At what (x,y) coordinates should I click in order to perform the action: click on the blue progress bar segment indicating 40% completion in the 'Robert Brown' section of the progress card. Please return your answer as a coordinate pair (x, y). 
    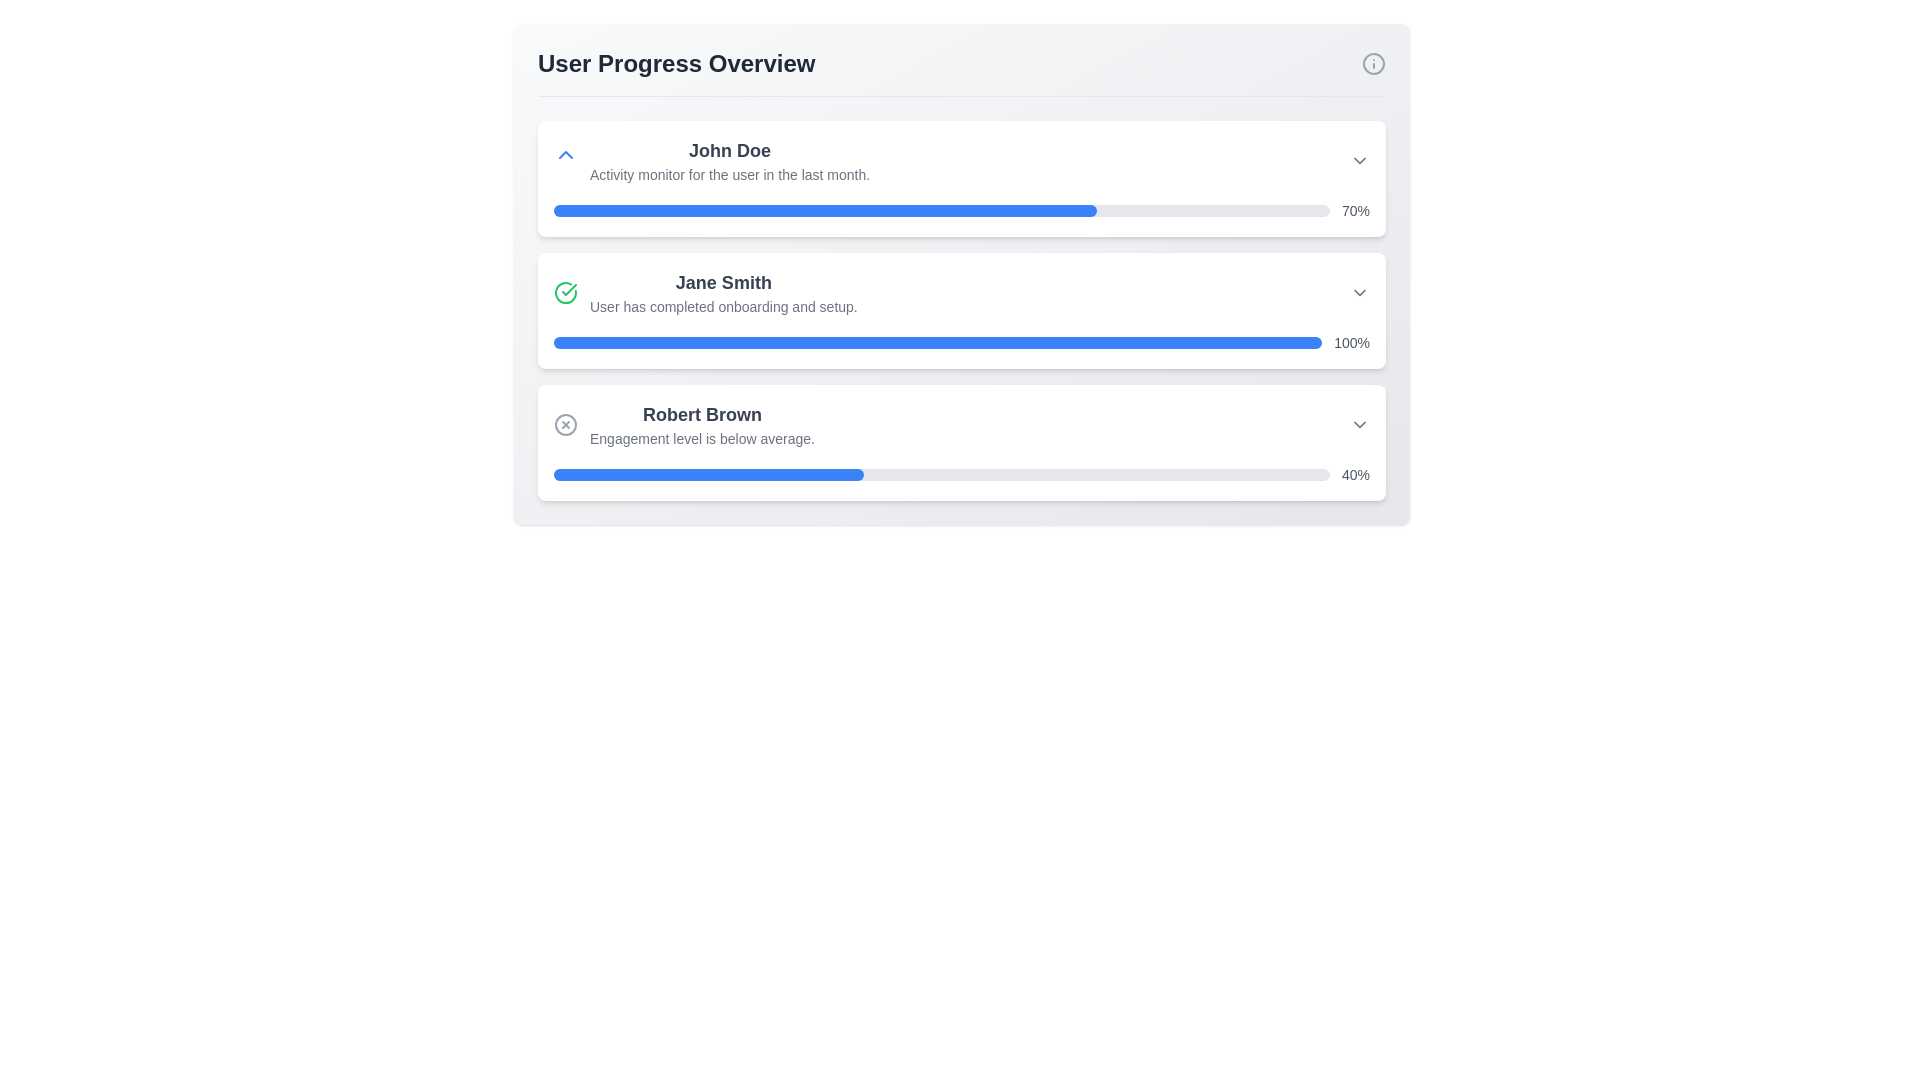
    Looking at the image, I should click on (709, 474).